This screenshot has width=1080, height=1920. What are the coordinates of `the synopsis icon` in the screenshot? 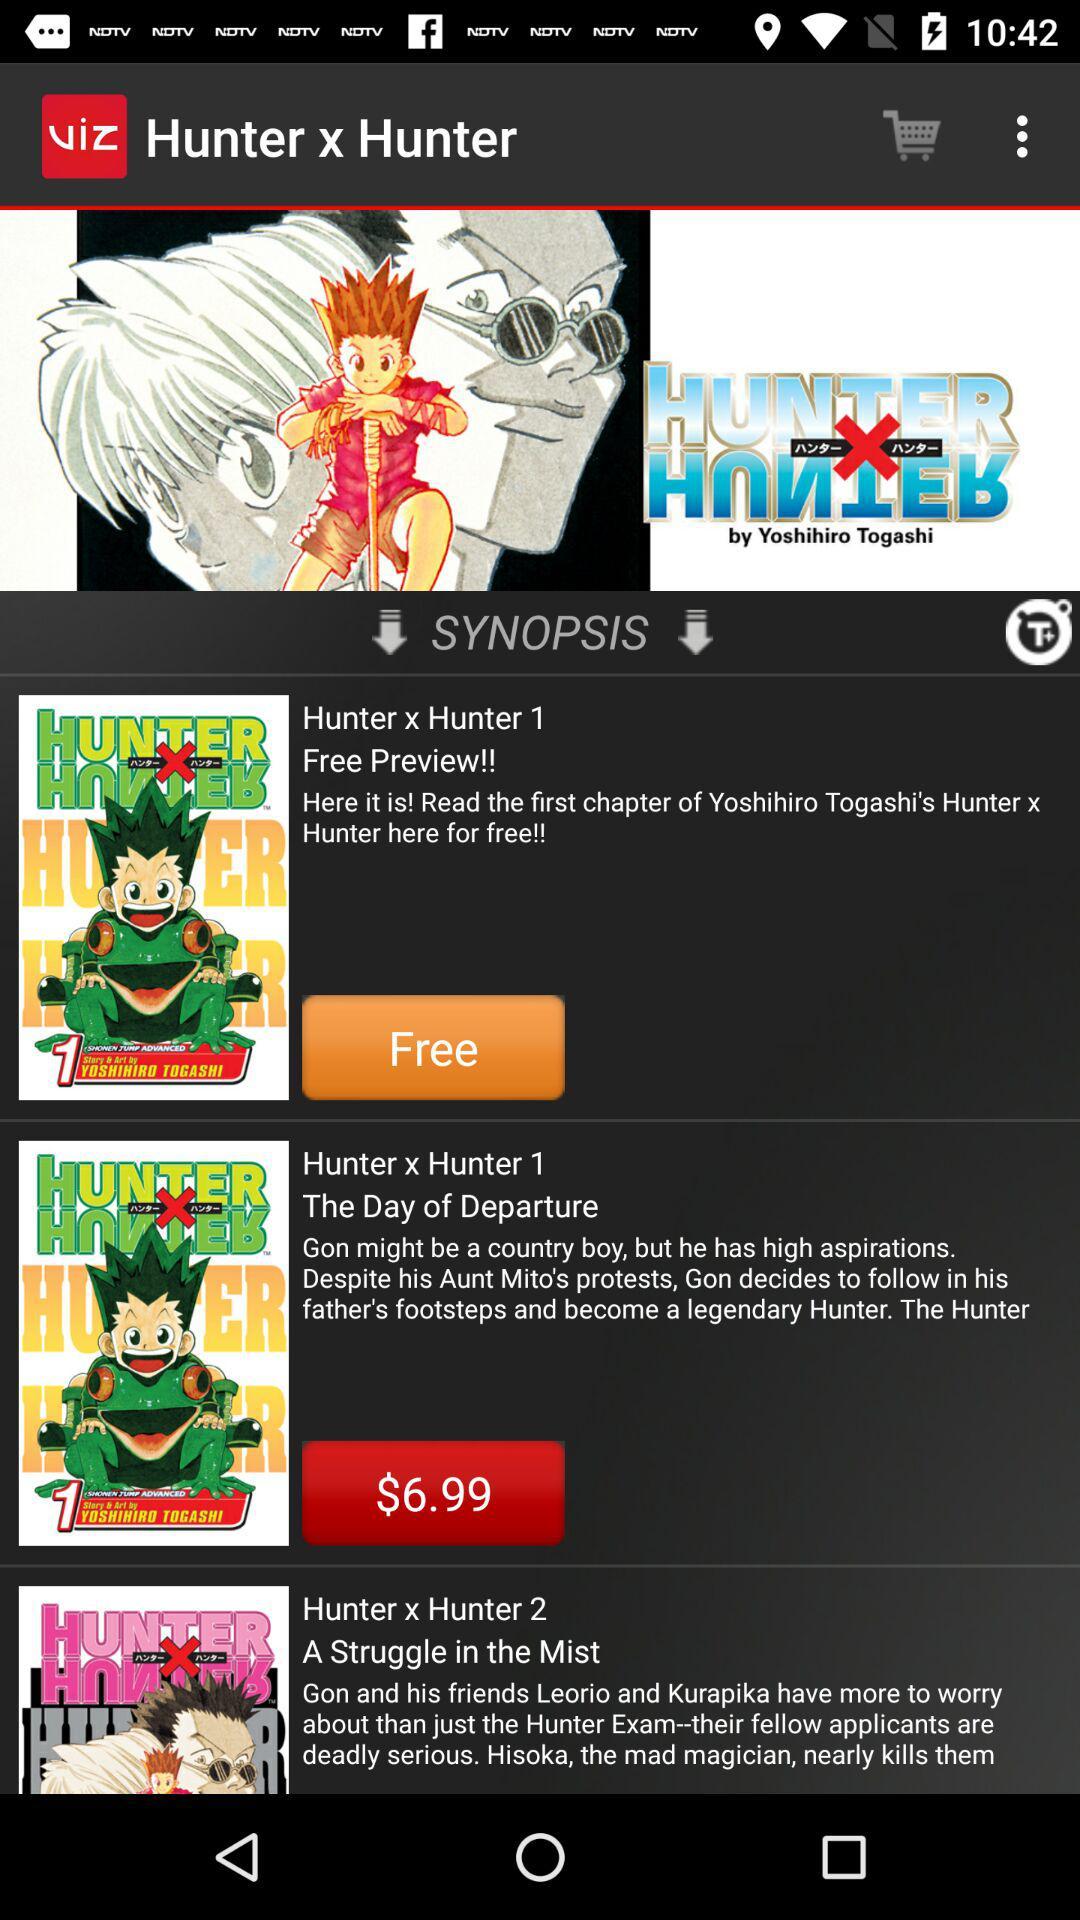 It's located at (540, 630).